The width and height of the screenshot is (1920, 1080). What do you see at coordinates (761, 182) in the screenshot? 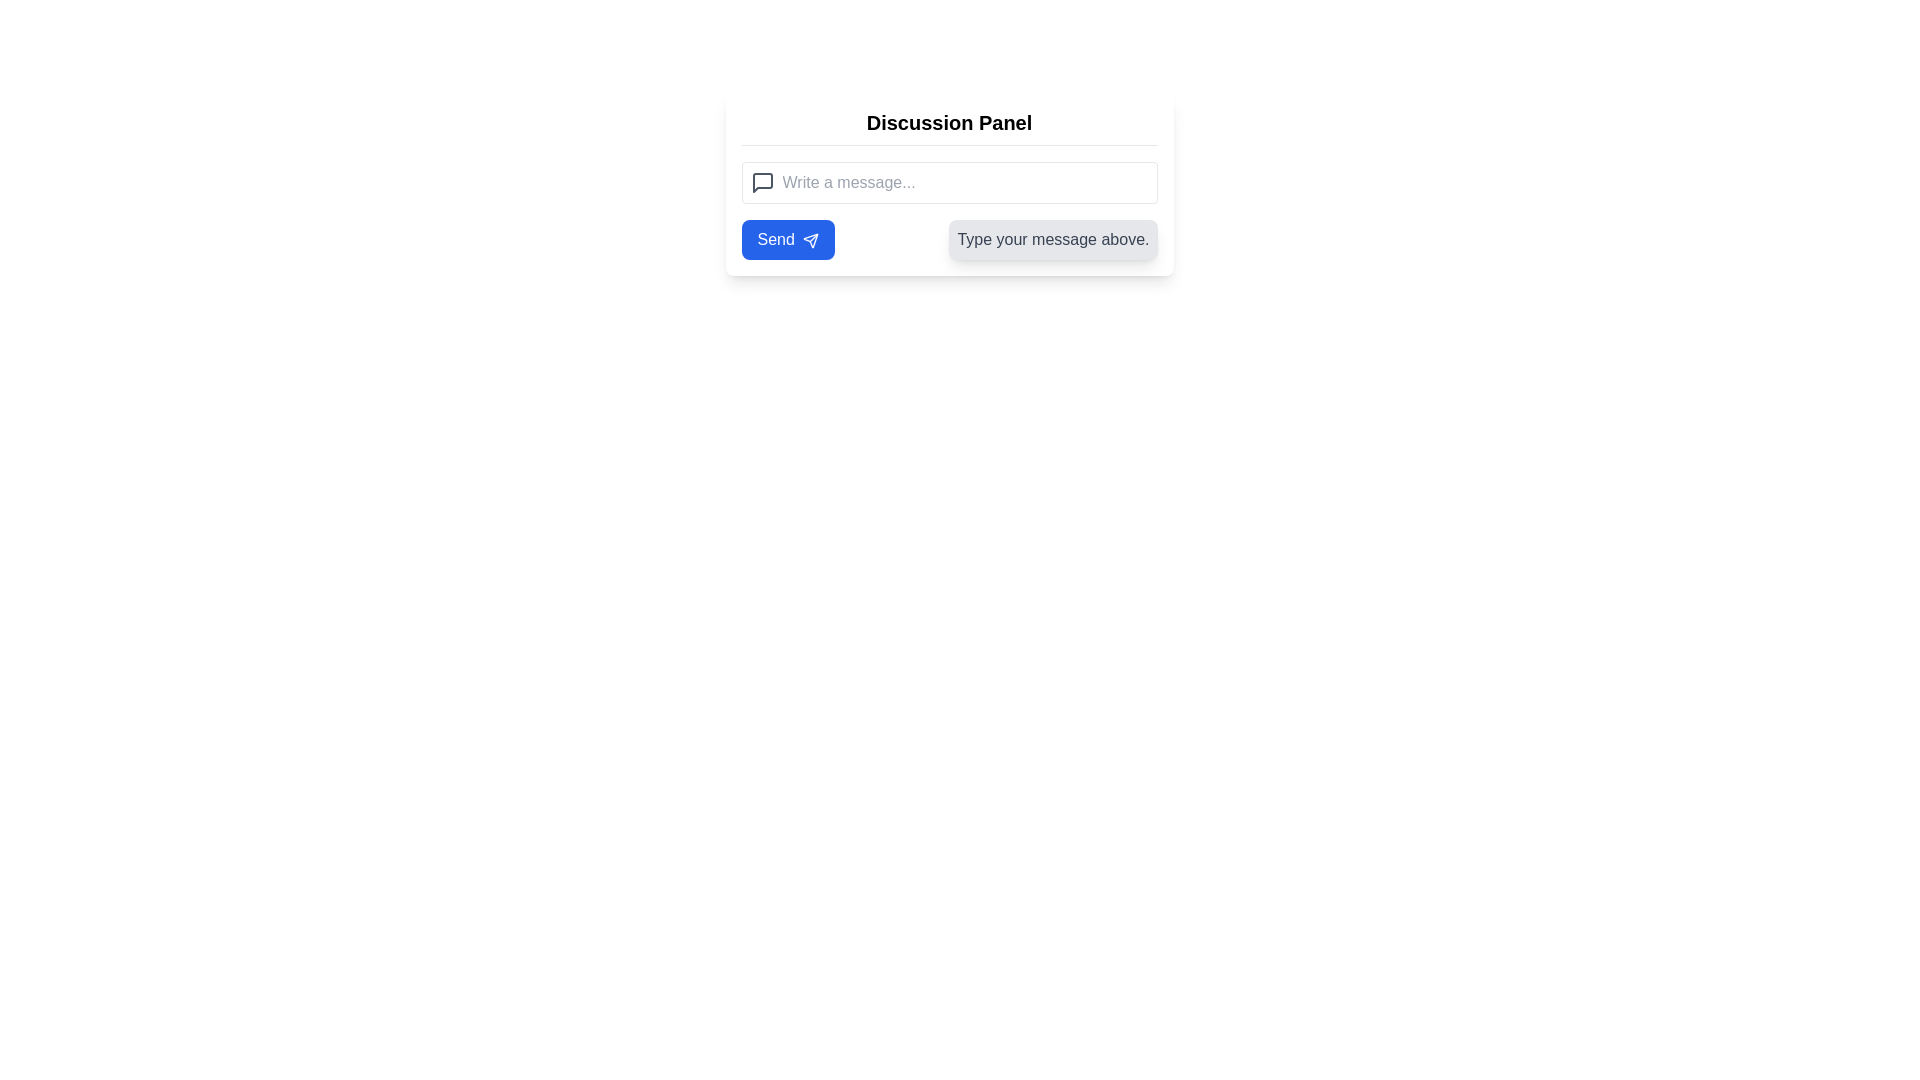
I see `the gray speech bubble outline icon located on the left side of the text input field labeled 'Write a message...'` at bounding box center [761, 182].